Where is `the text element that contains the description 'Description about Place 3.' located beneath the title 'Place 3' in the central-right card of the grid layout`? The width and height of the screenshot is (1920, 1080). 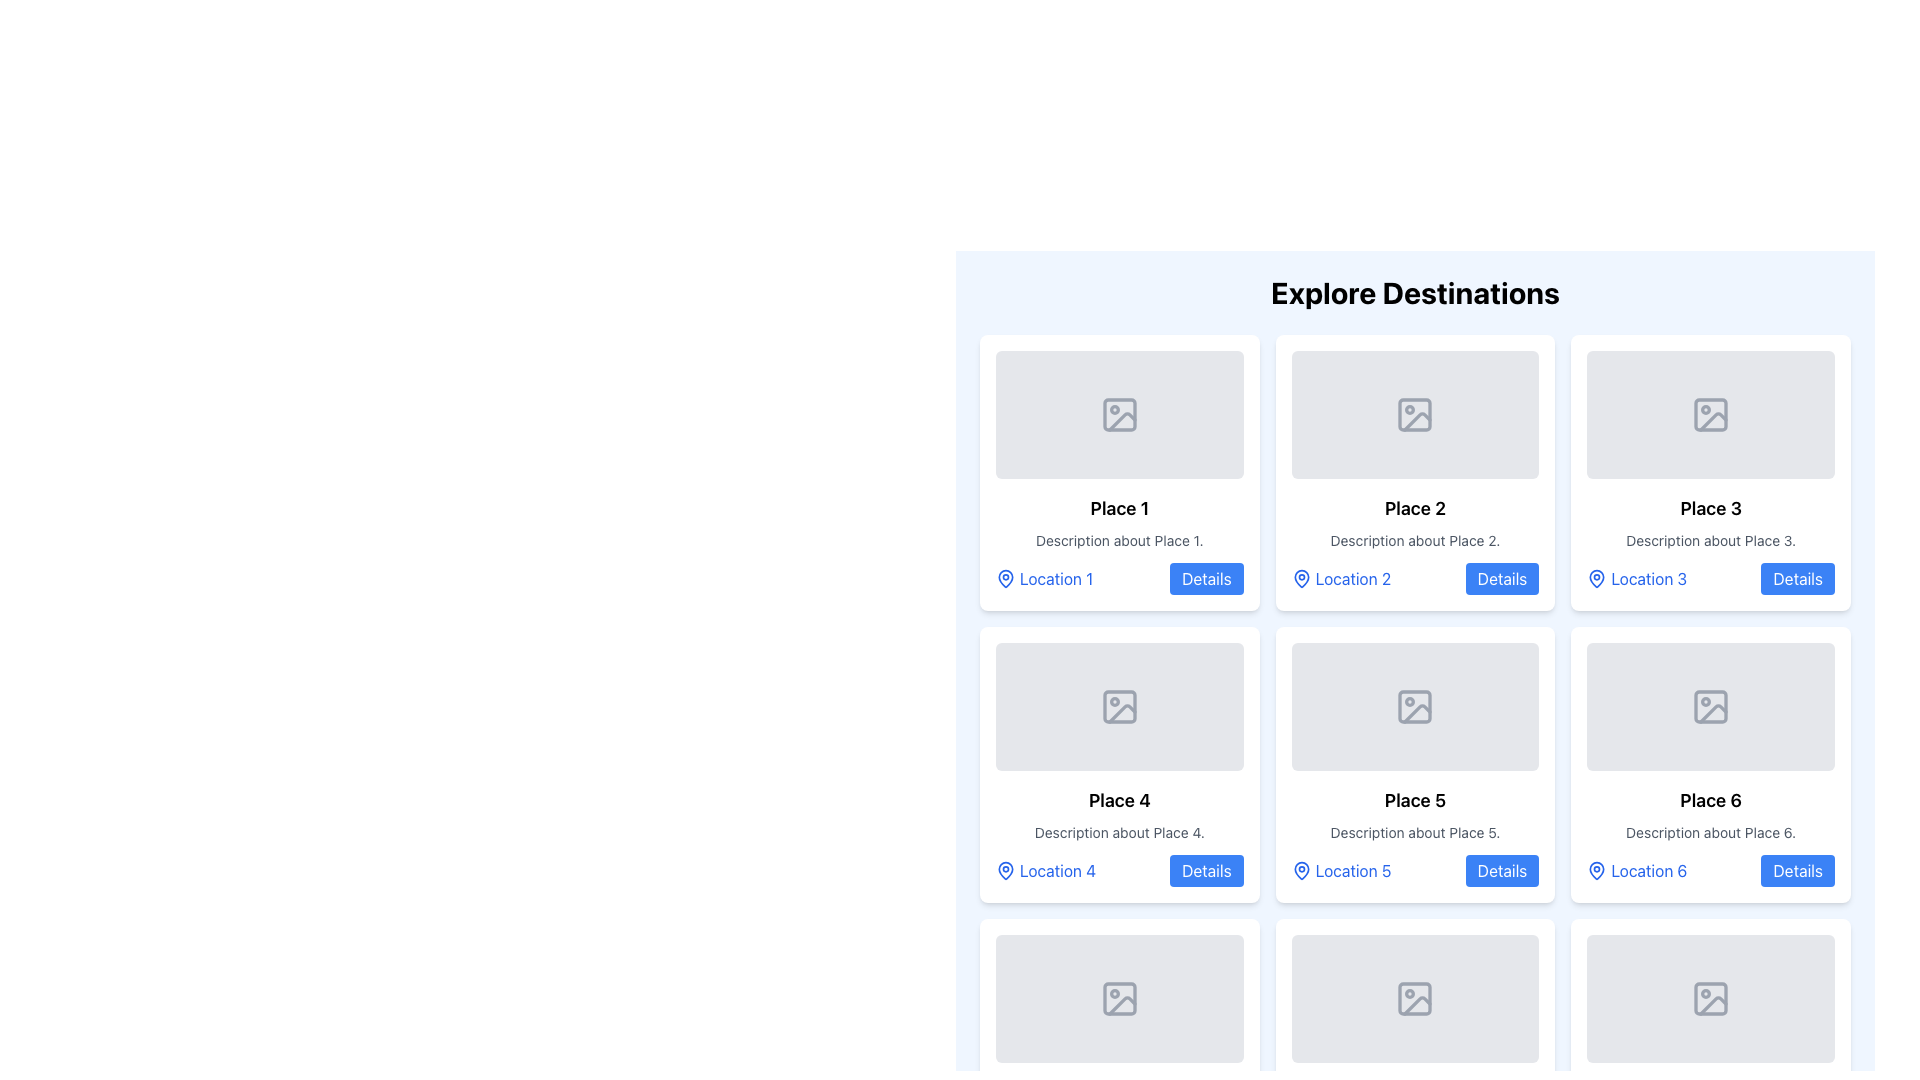
the text element that contains the description 'Description about Place 3.' located beneath the title 'Place 3' in the central-right card of the grid layout is located at coordinates (1710, 540).